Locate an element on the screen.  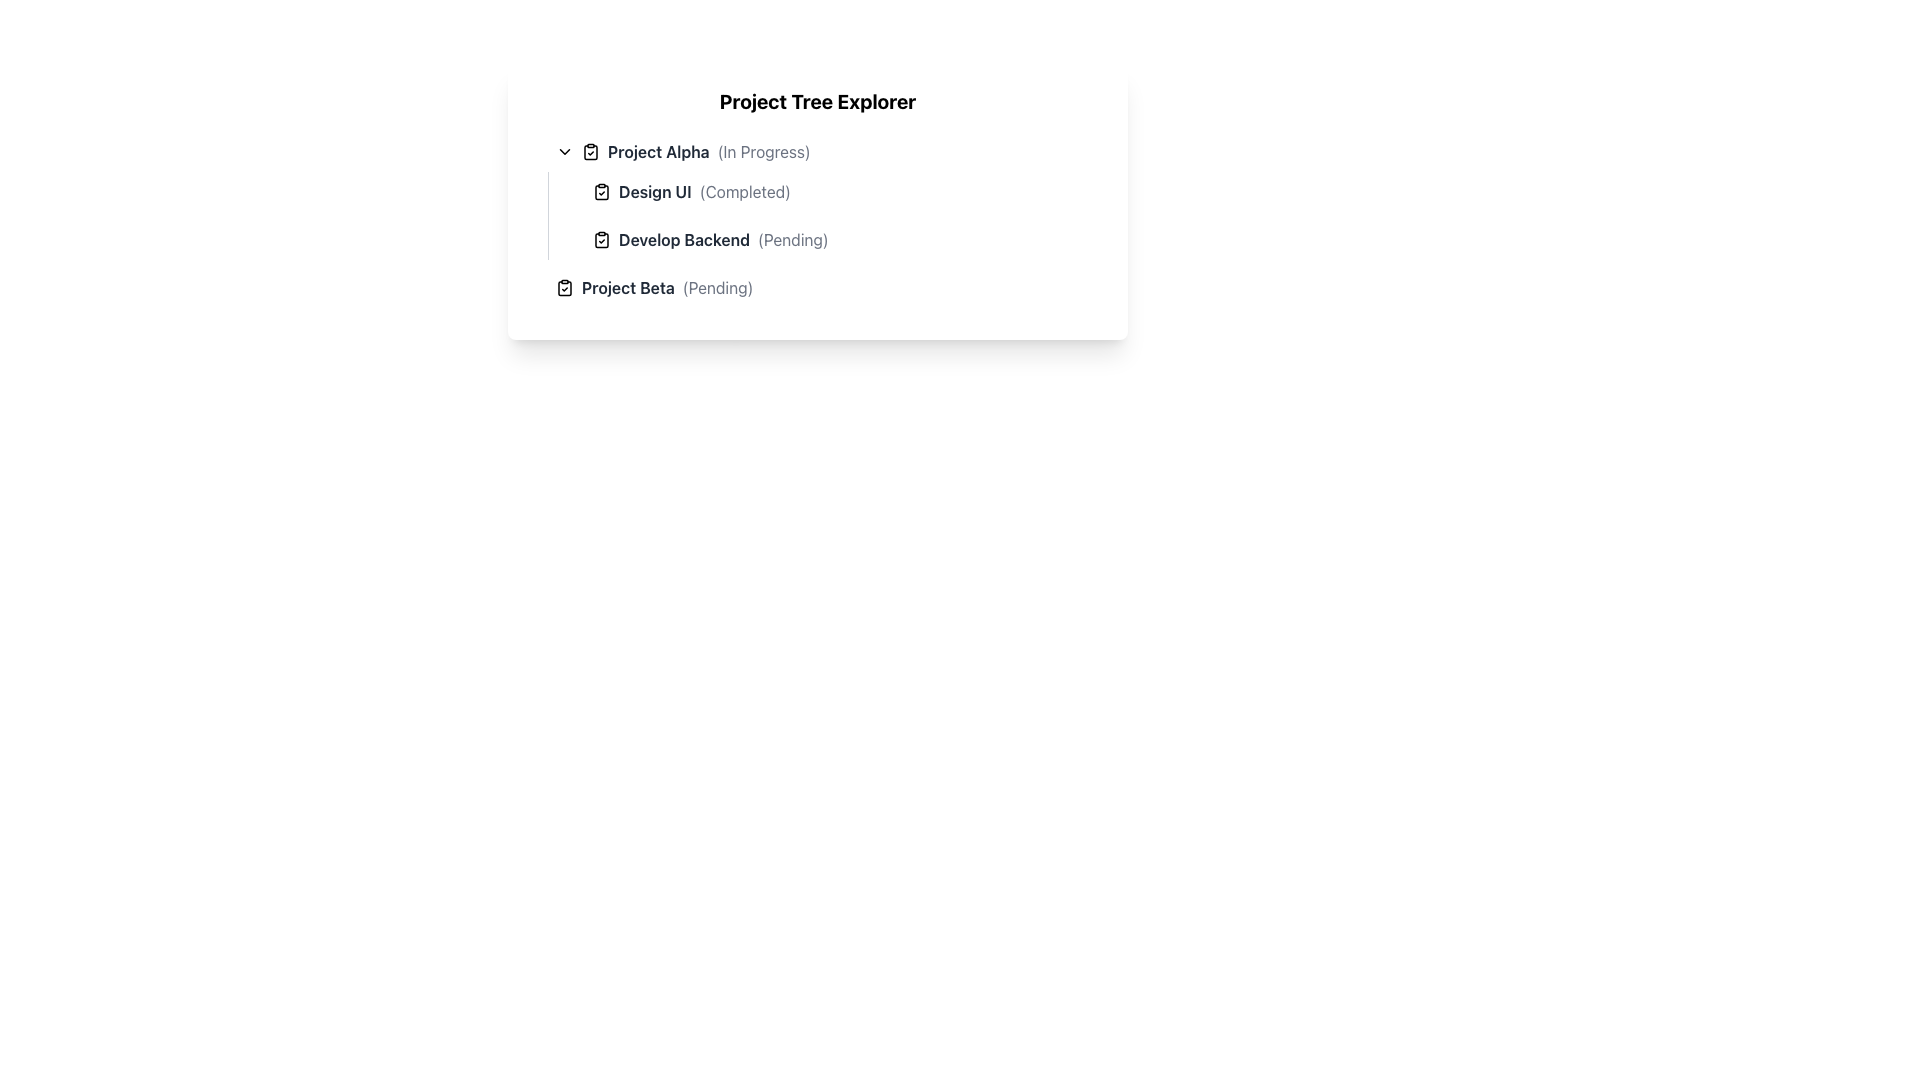
the task titled 'Develop Backend' with a status of 'Pending' is located at coordinates (836, 238).